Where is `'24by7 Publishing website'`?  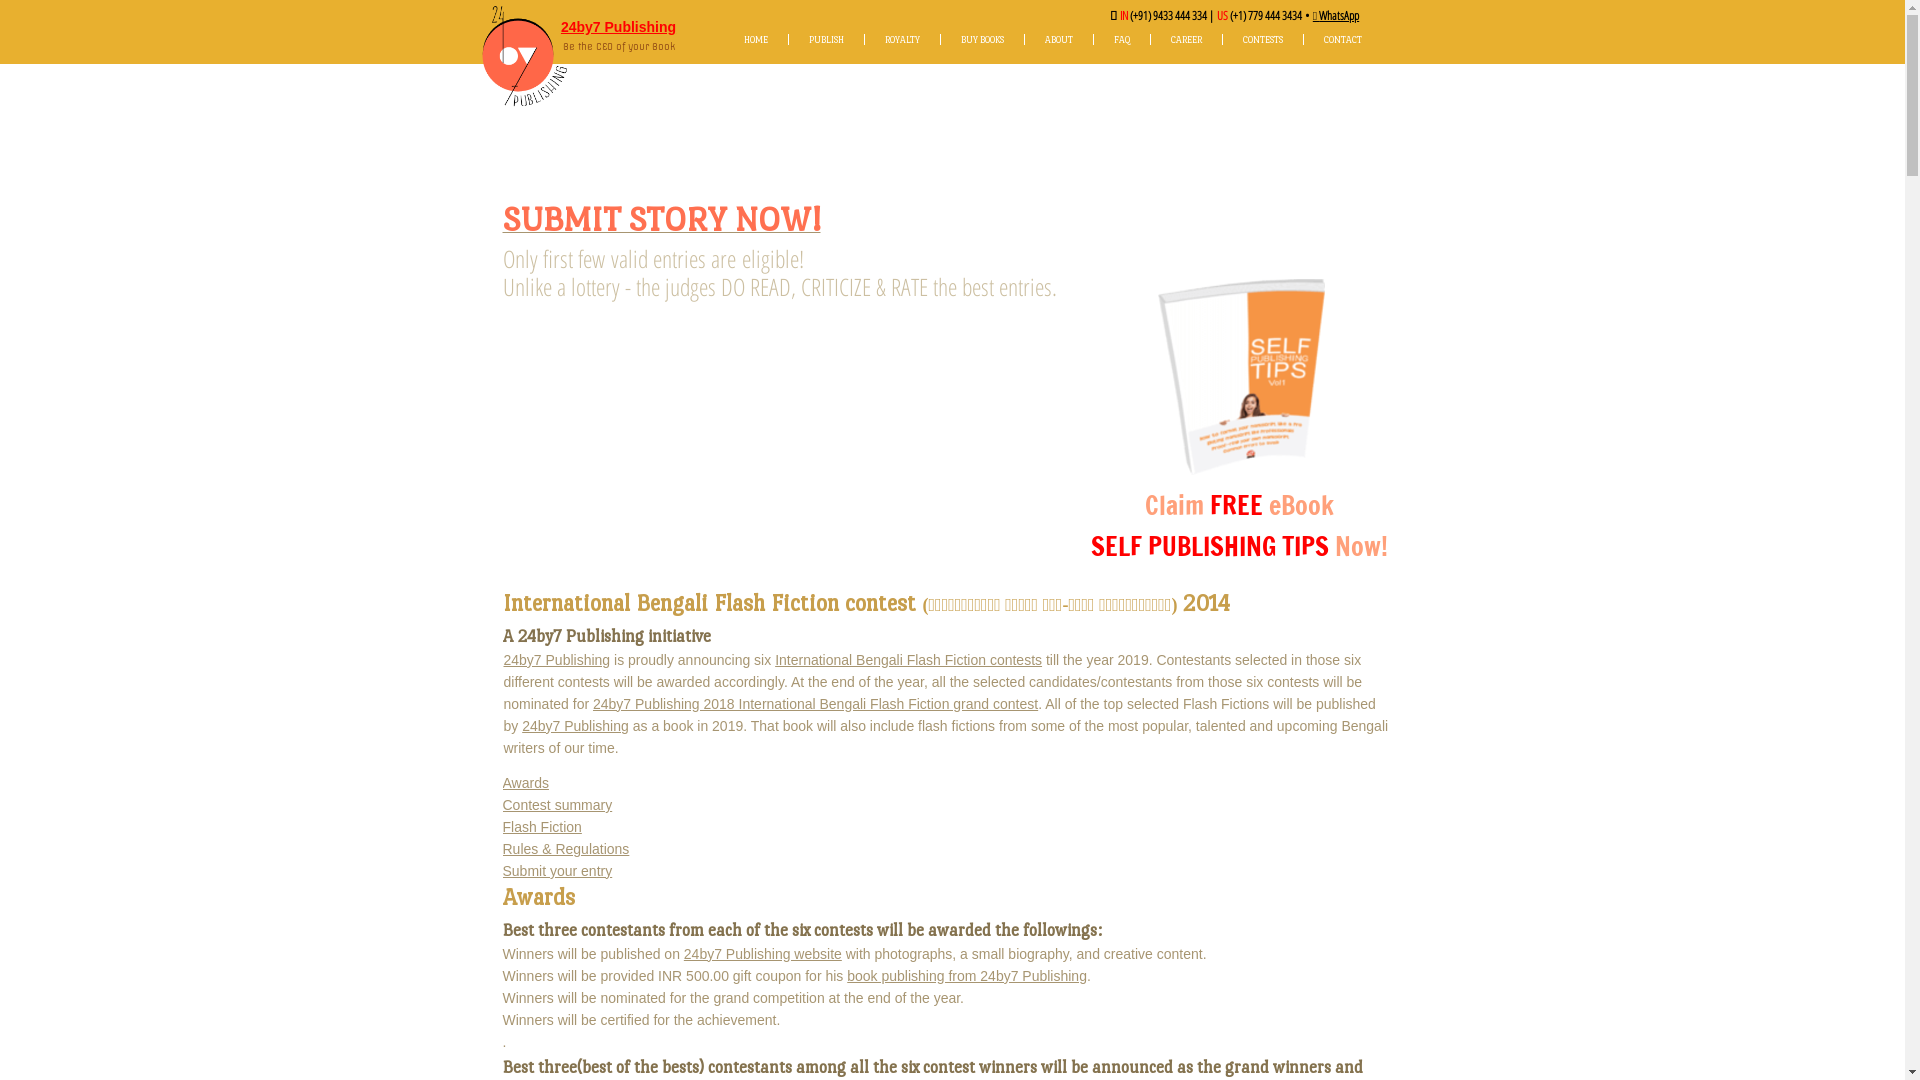
'24by7 Publishing website' is located at coordinates (684, 952).